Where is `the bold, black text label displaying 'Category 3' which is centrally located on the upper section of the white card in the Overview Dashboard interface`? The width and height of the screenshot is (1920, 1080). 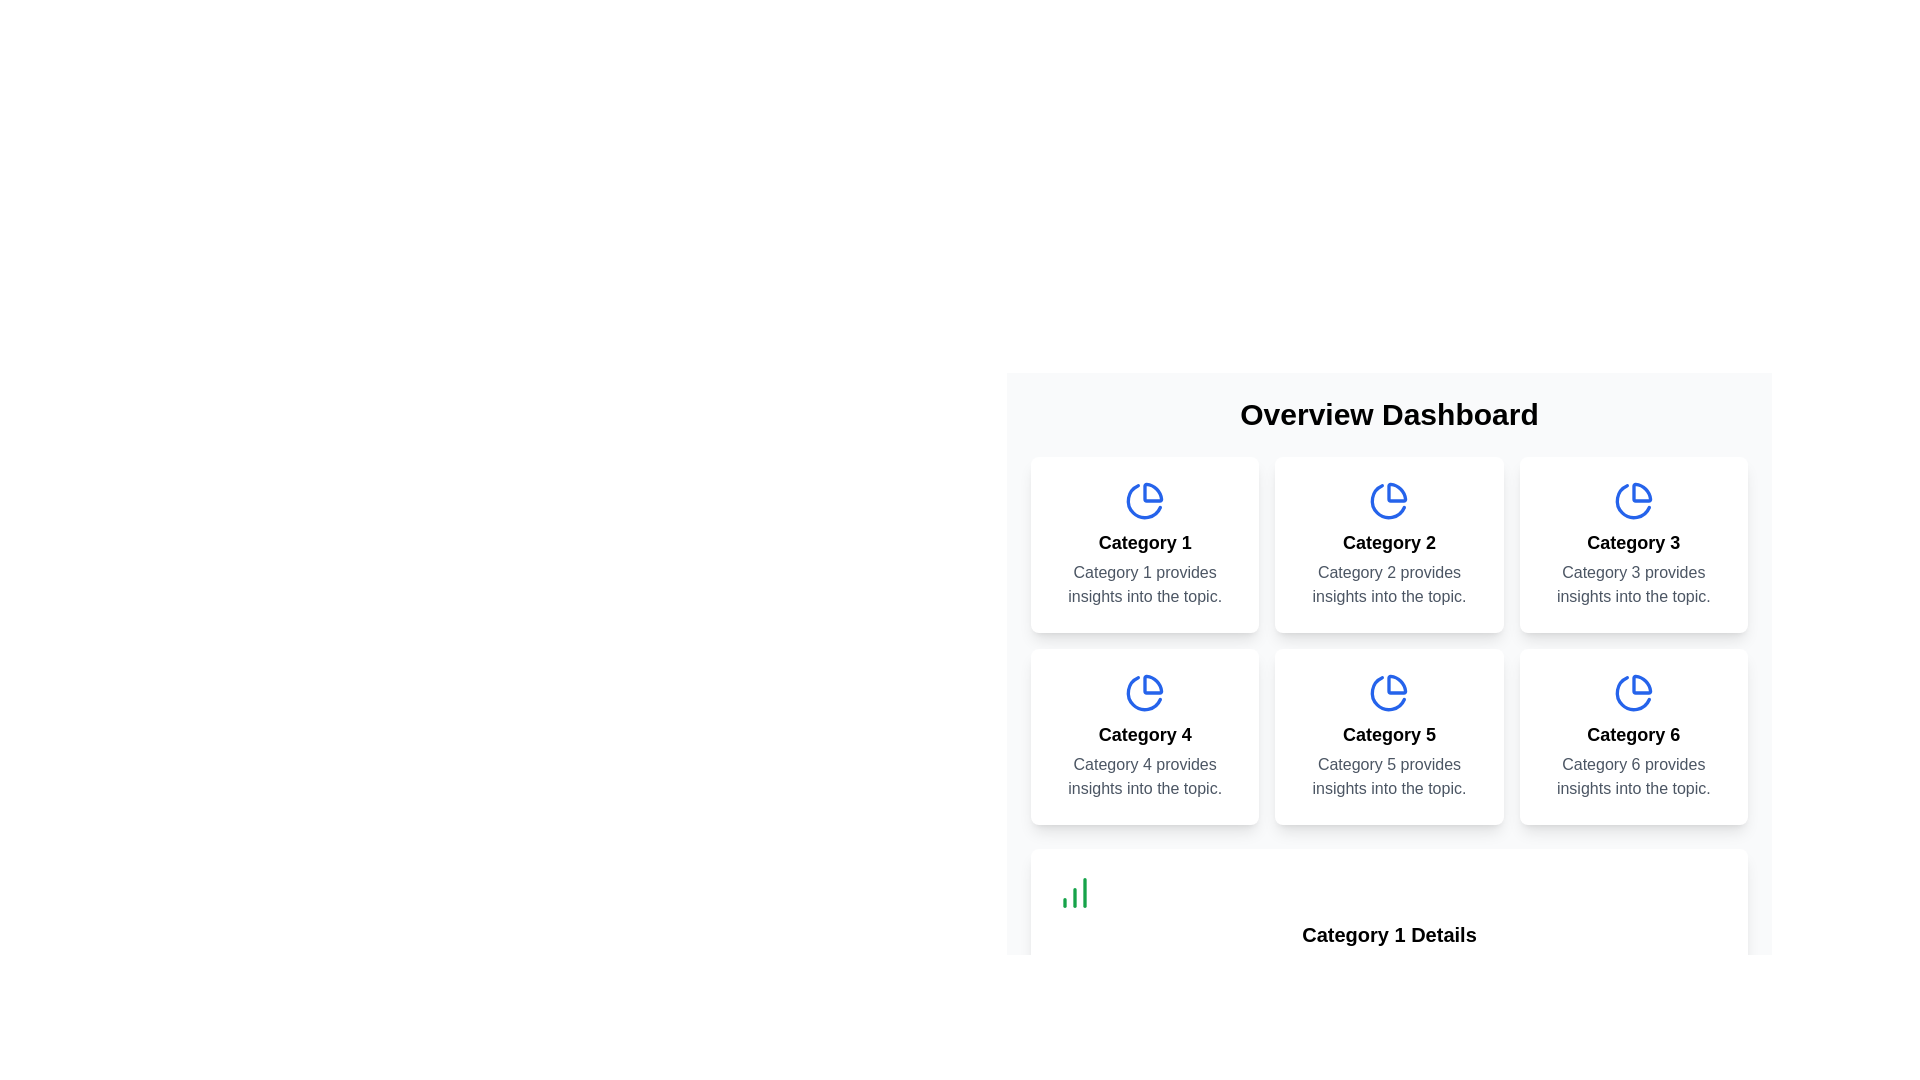 the bold, black text label displaying 'Category 3' which is centrally located on the upper section of the white card in the Overview Dashboard interface is located at coordinates (1633, 543).